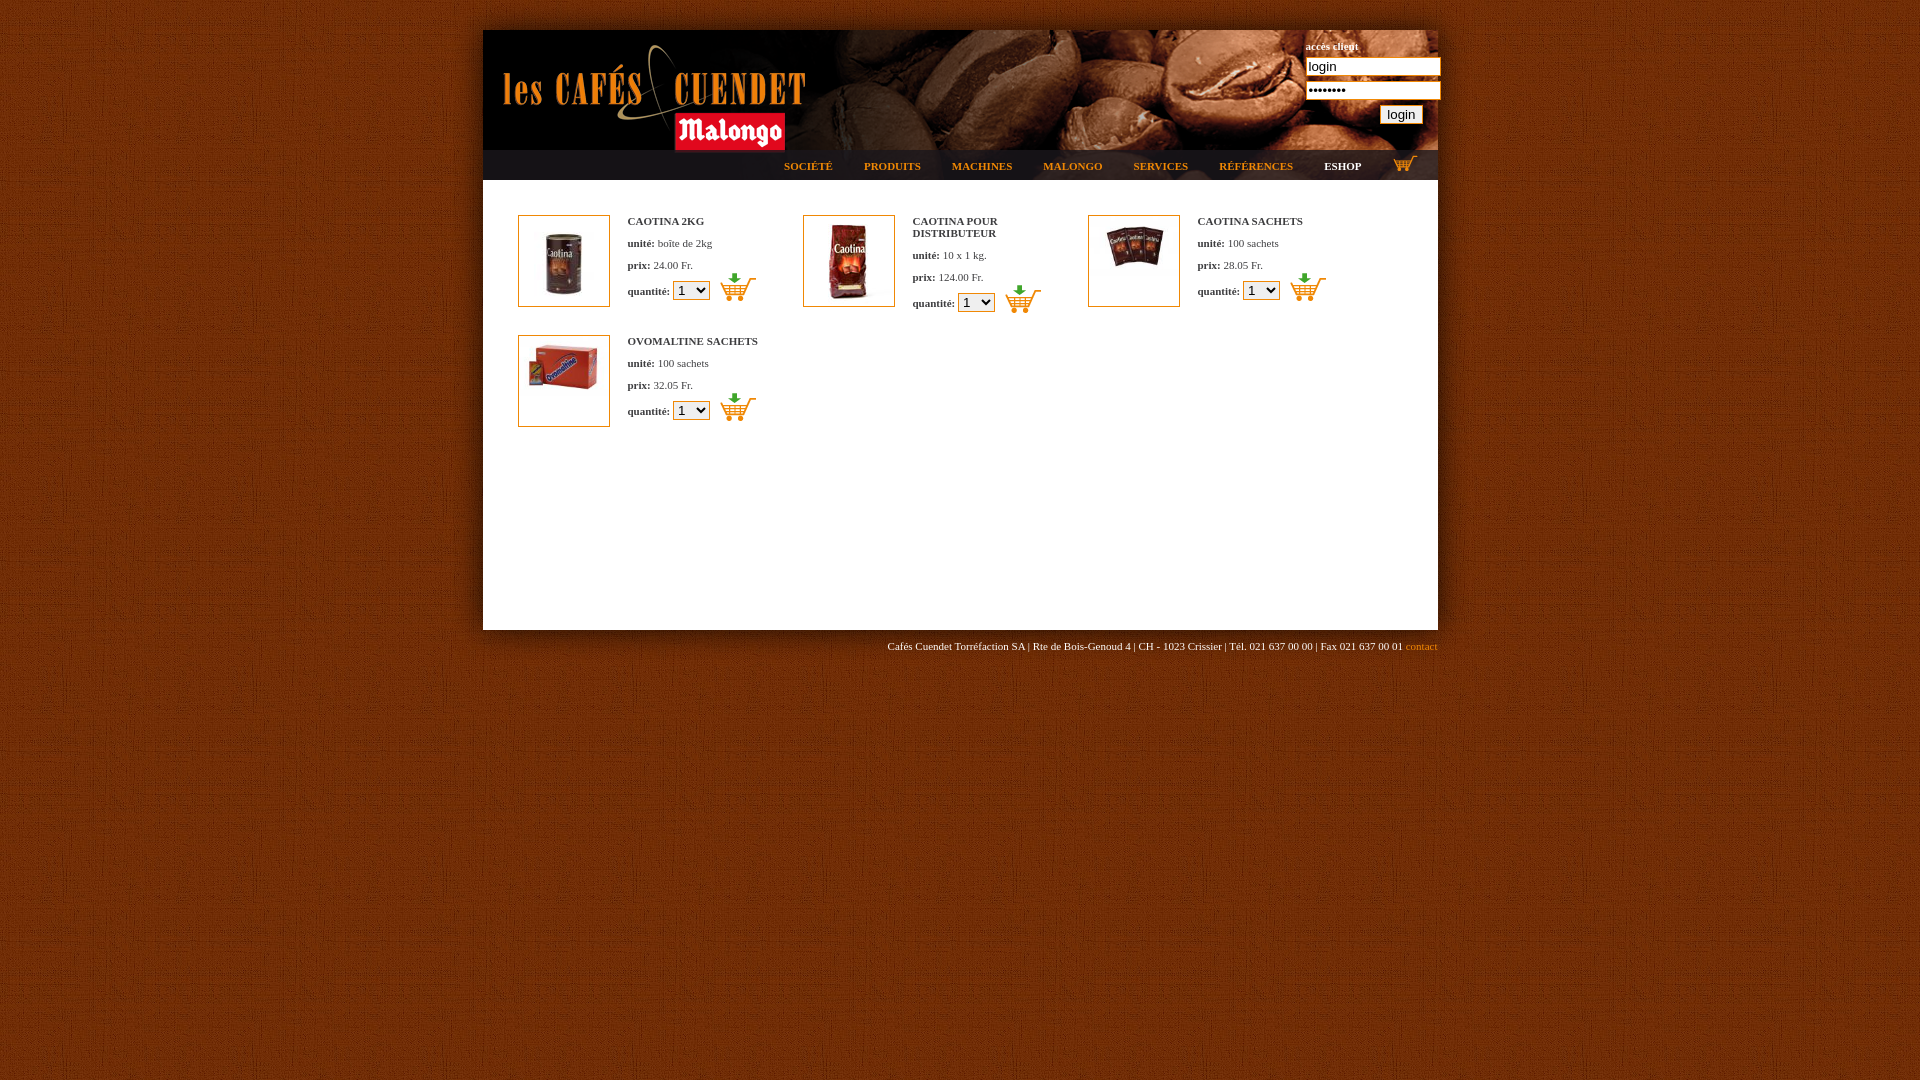 This screenshot has height=1080, width=1920. What do you see at coordinates (562, 381) in the screenshot?
I see `'ovo sachets, voir +...'` at bounding box center [562, 381].